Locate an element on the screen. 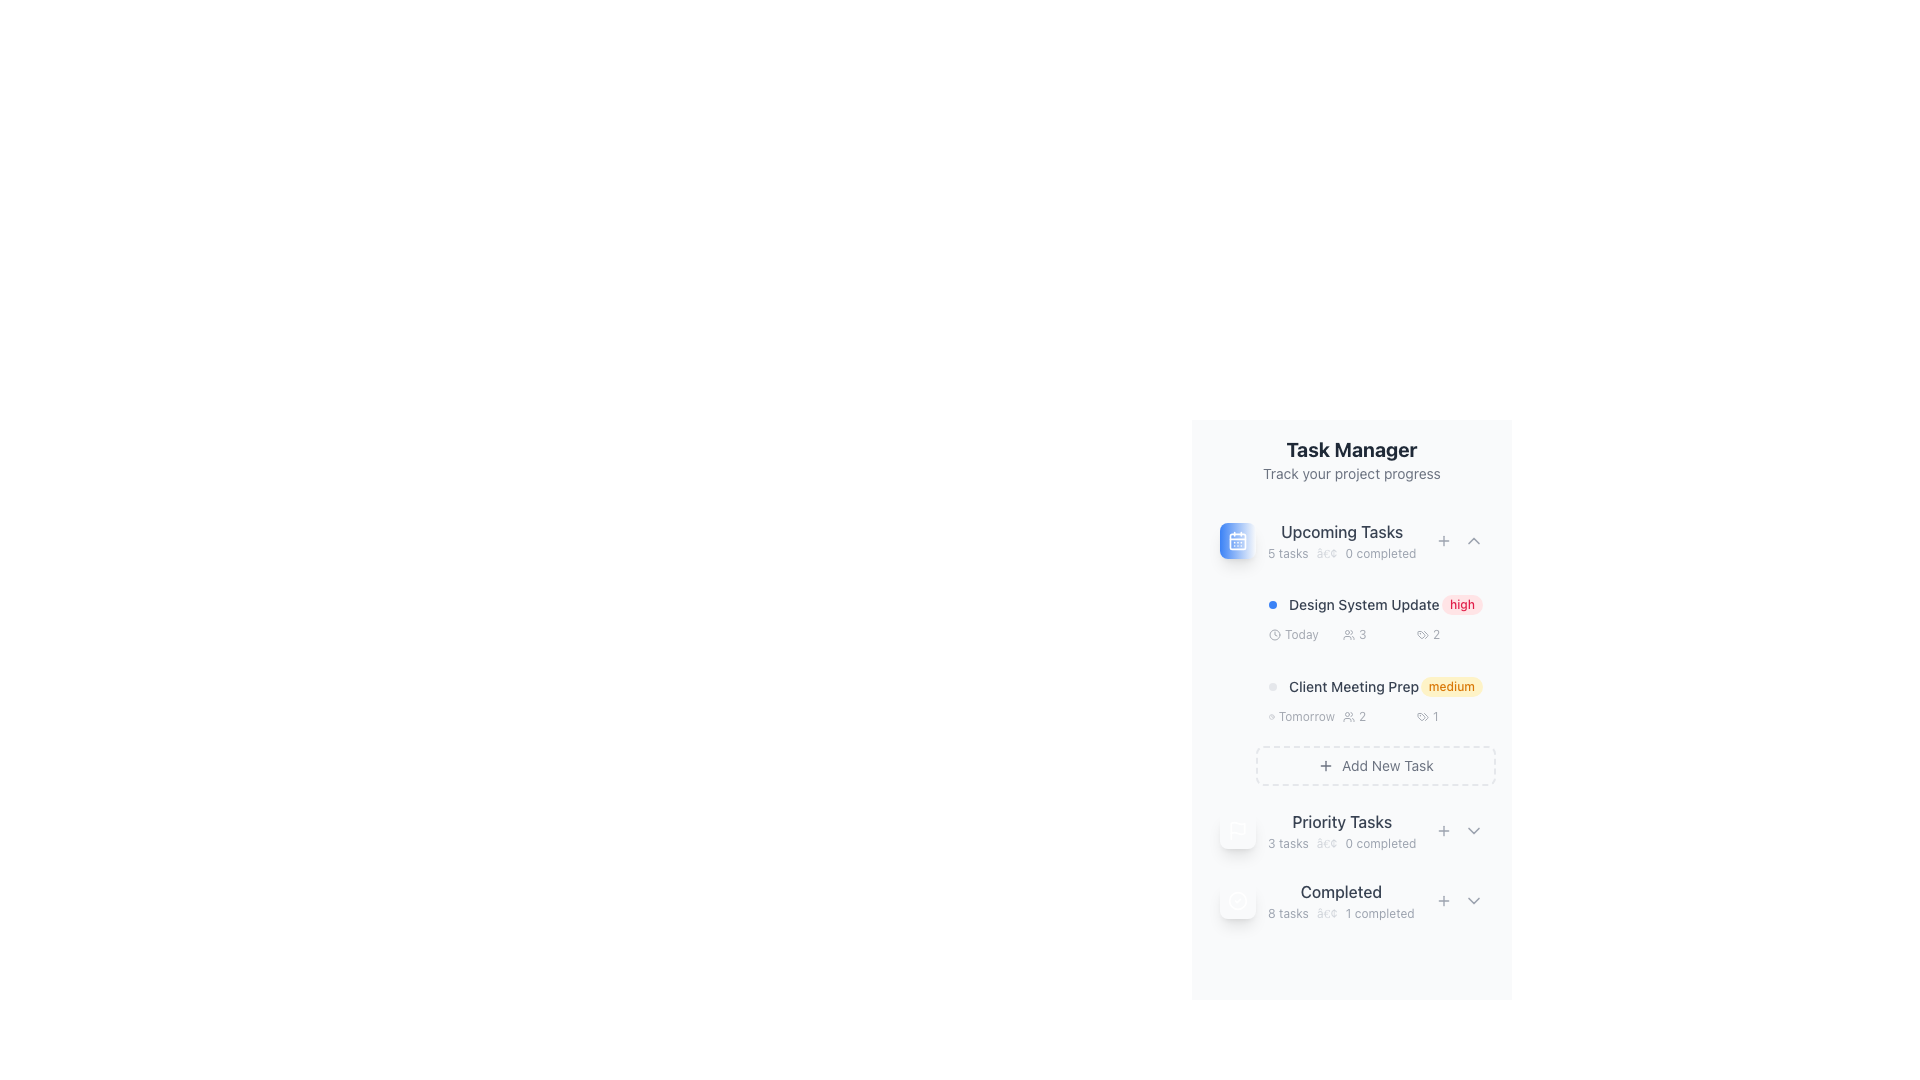  the text label displaying '8 tasks • 1 completed', which is located below the 'Completed' section header in the task management interface is located at coordinates (1341, 914).